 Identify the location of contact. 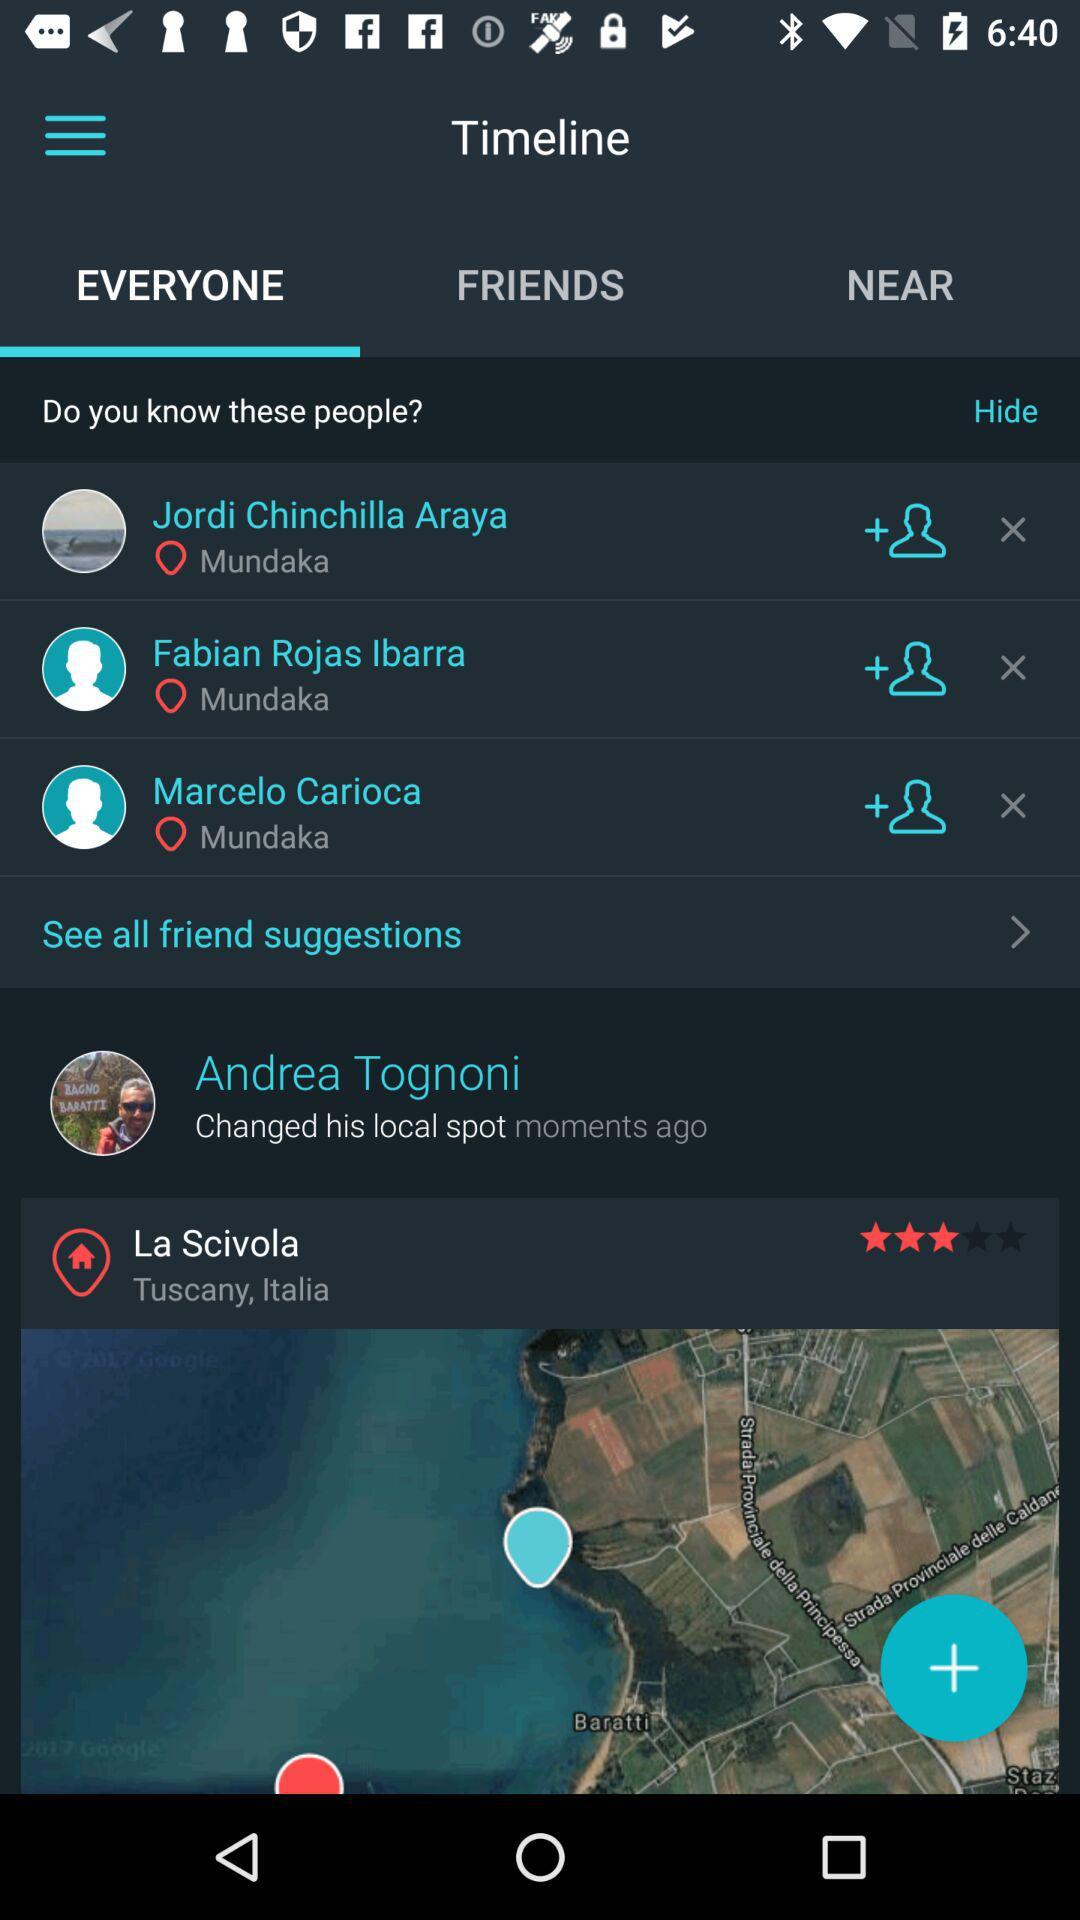
(905, 667).